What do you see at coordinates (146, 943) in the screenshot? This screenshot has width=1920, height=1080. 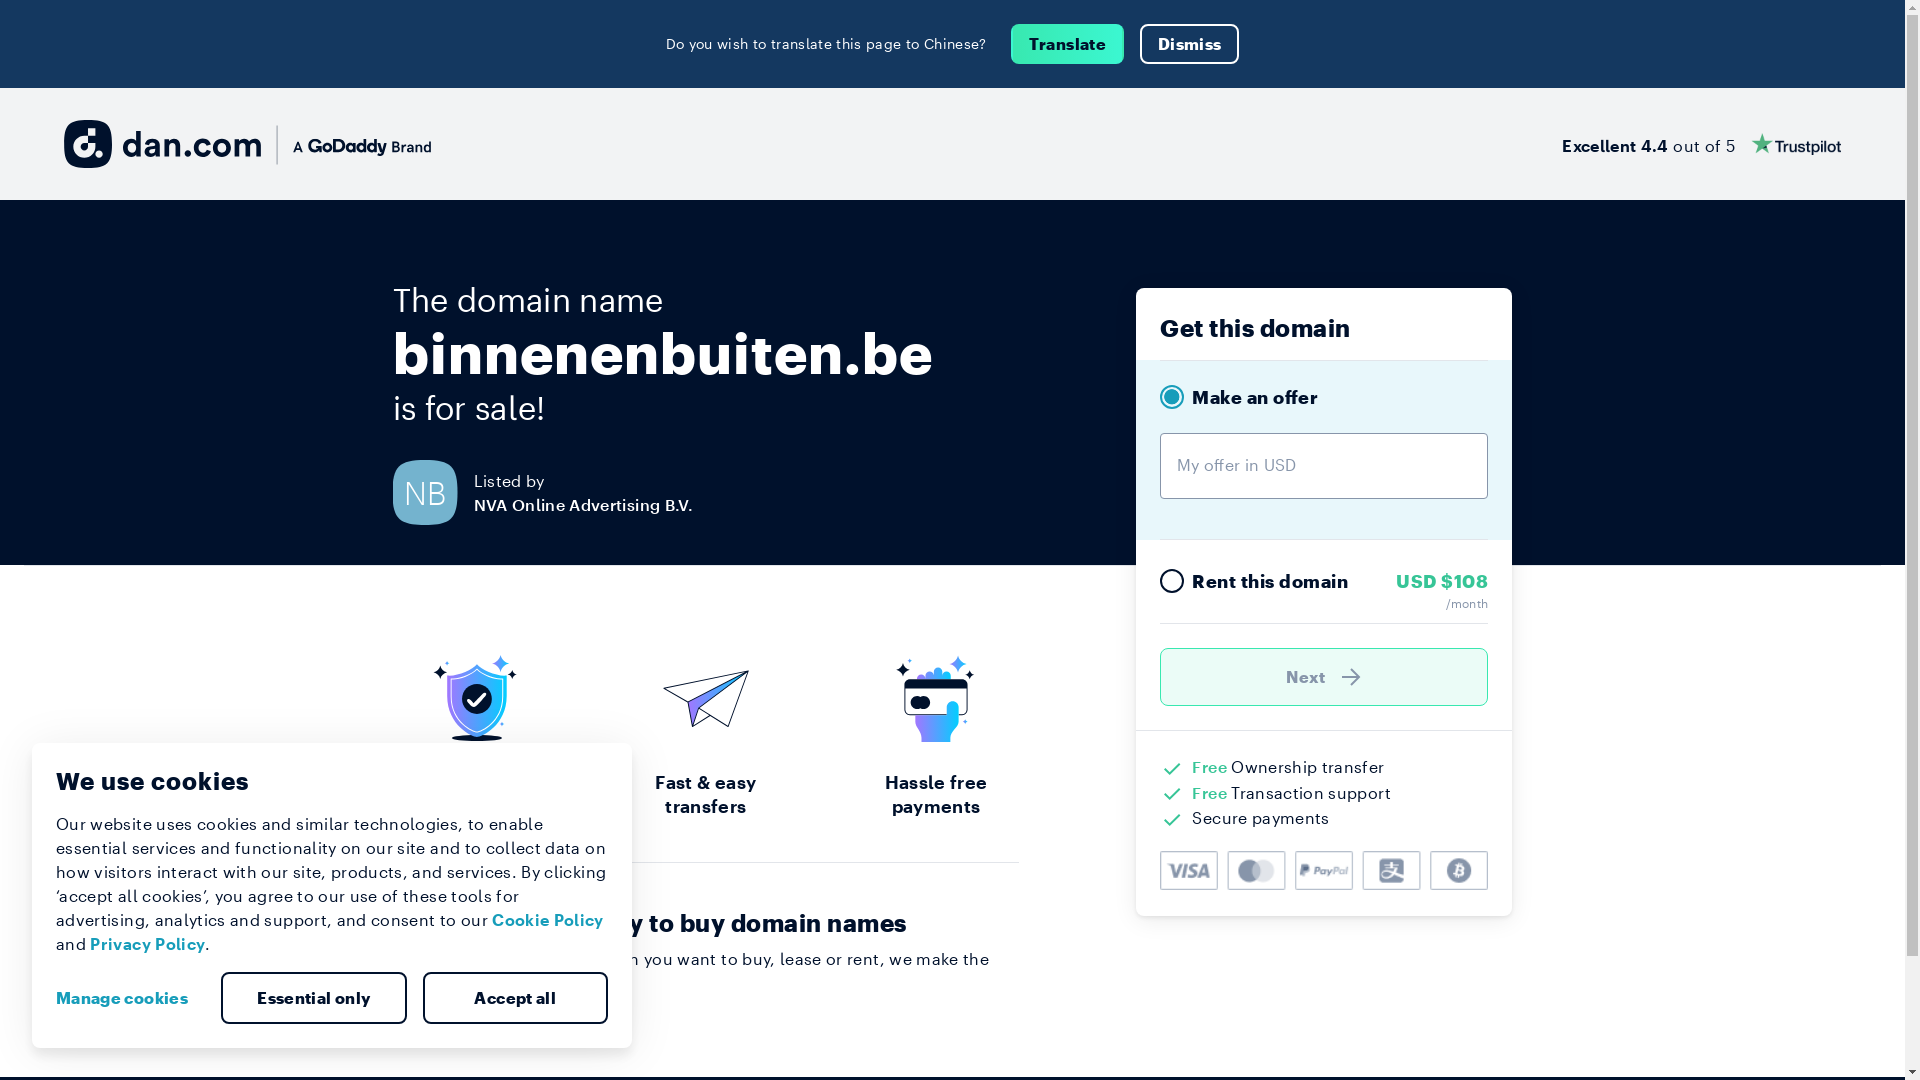 I see `'Privacy Policy'` at bounding box center [146, 943].